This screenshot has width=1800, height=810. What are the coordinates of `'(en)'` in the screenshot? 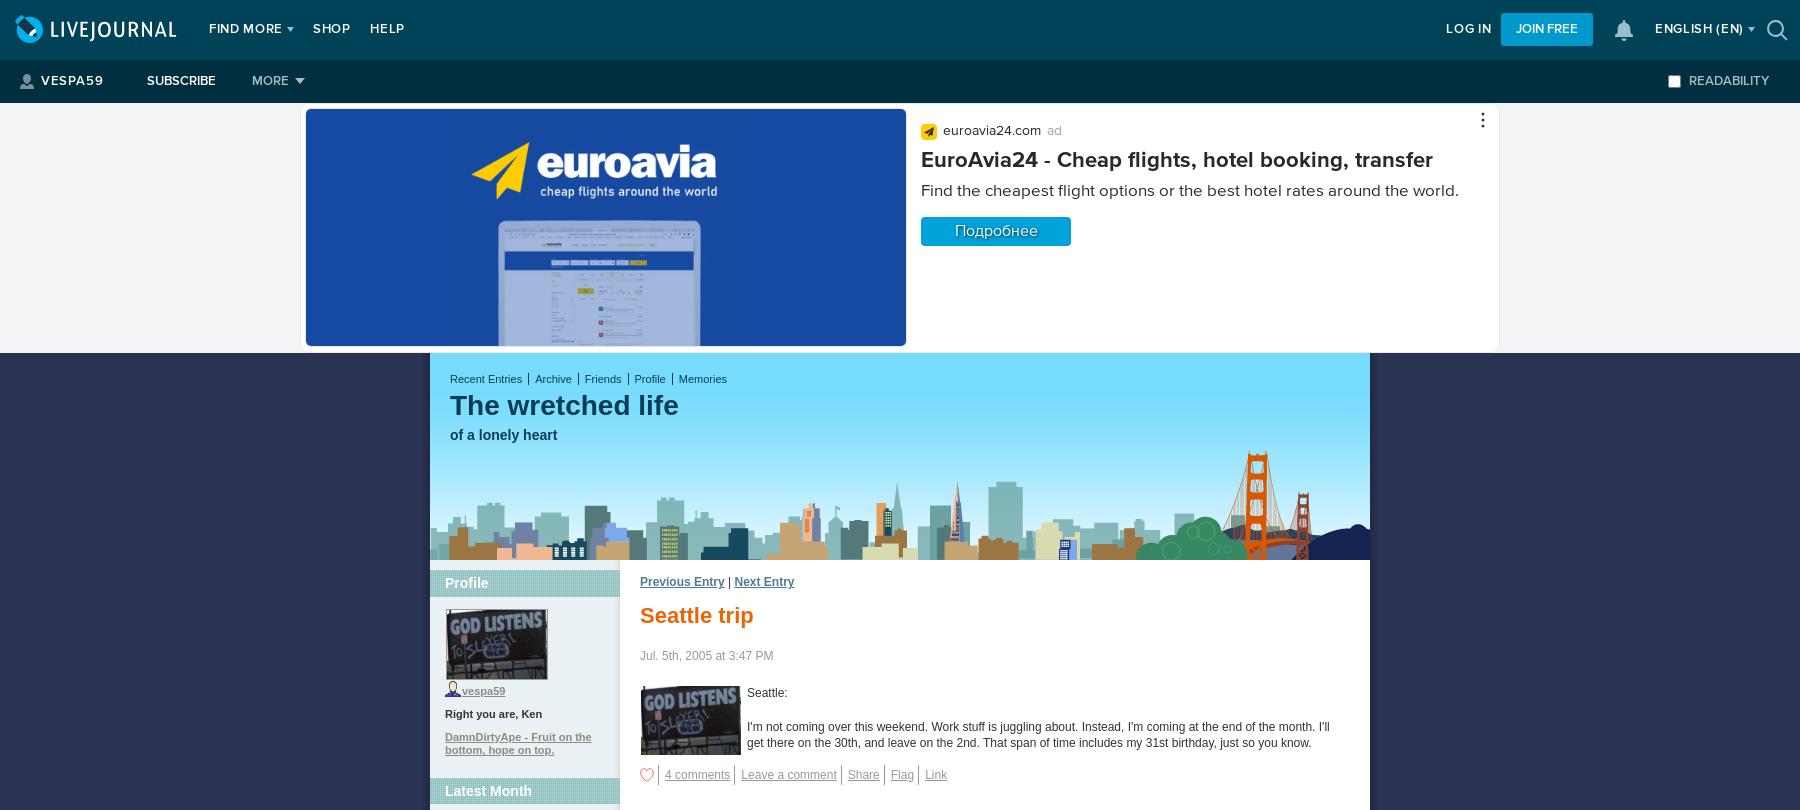 It's located at (1729, 29).